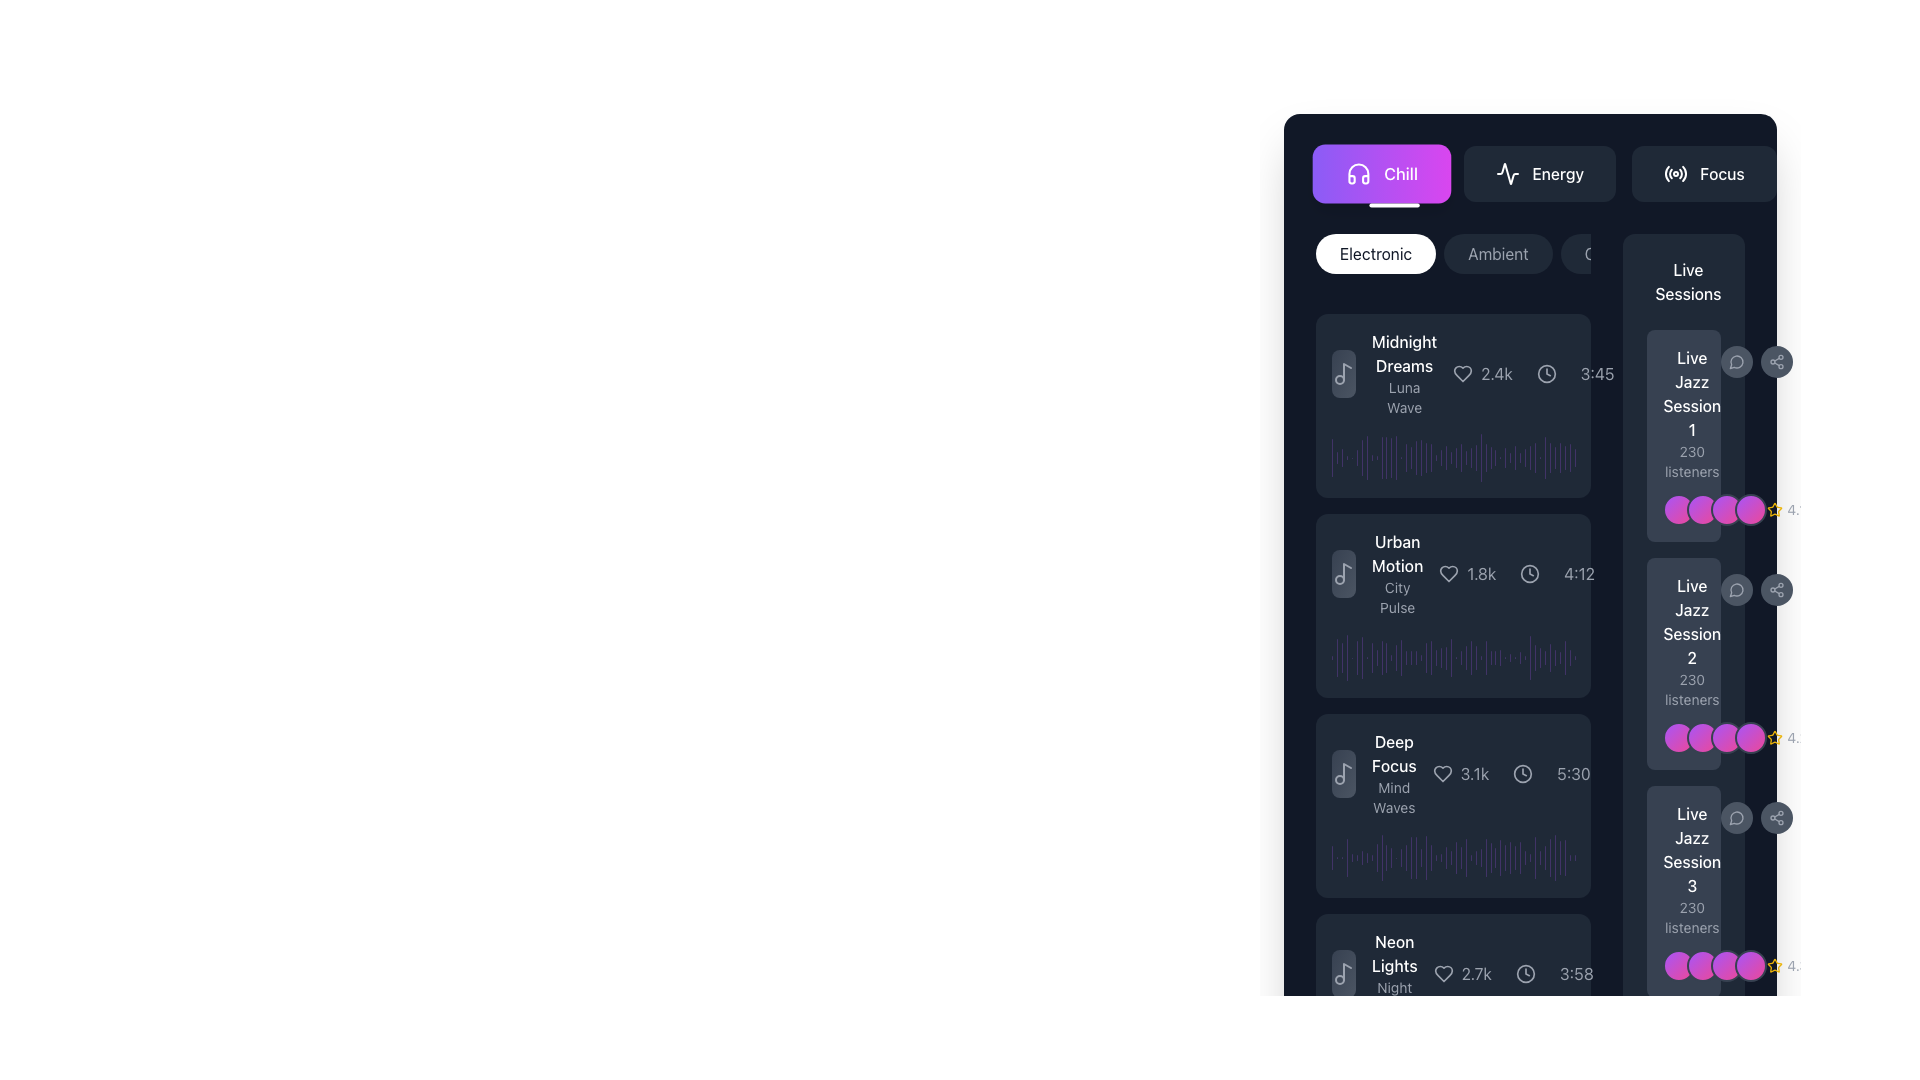  Describe the element at coordinates (1683, 508) in the screenshot. I see `the second circular Avatar representation with a pink to purple gradient, located in the lower-right section of the card for 'Live Jazz Session 1'` at that location.